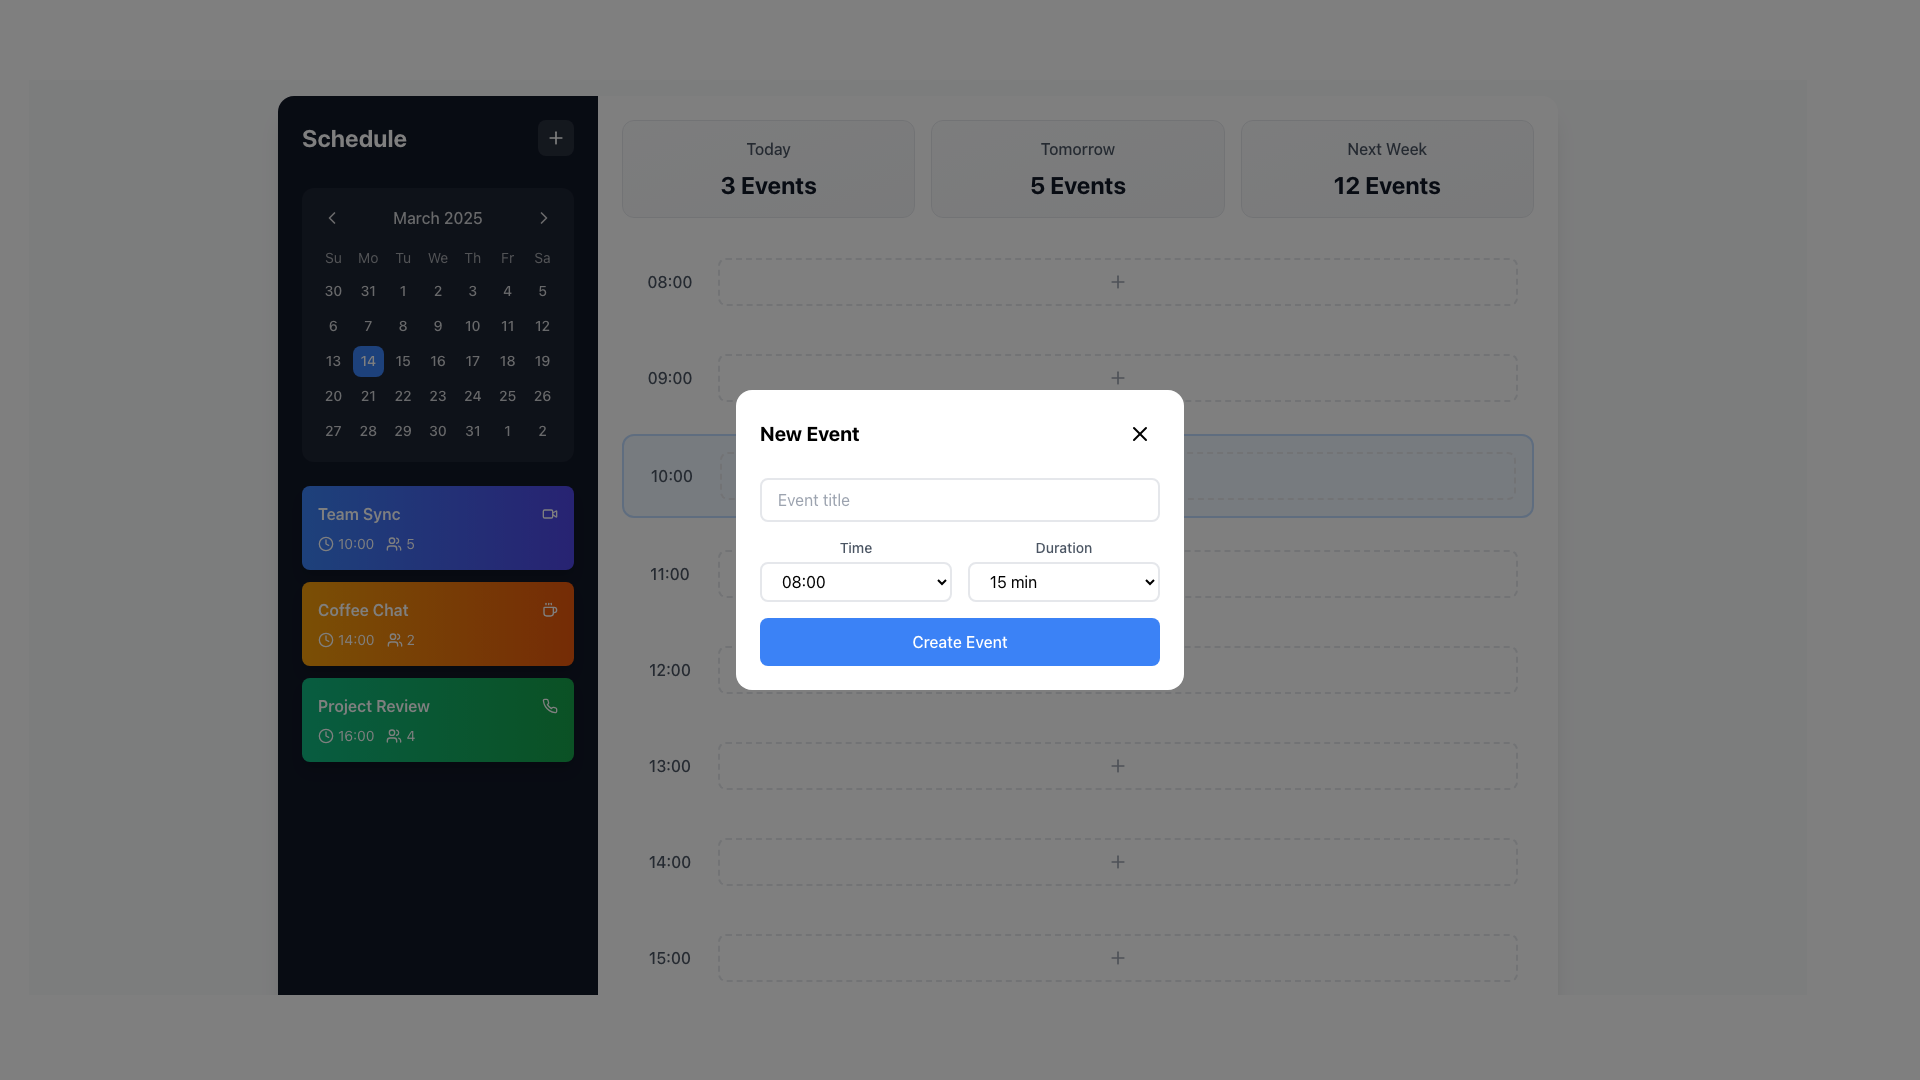 Image resolution: width=1920 pixels, height=1080 pixels. What do you see at coordinates (436, 218) in the screenshot?
I see `the text label displaying the current month and year, which reads 'March 2025', located at the top section of the calendar widget` at bounding box center [436, 218].